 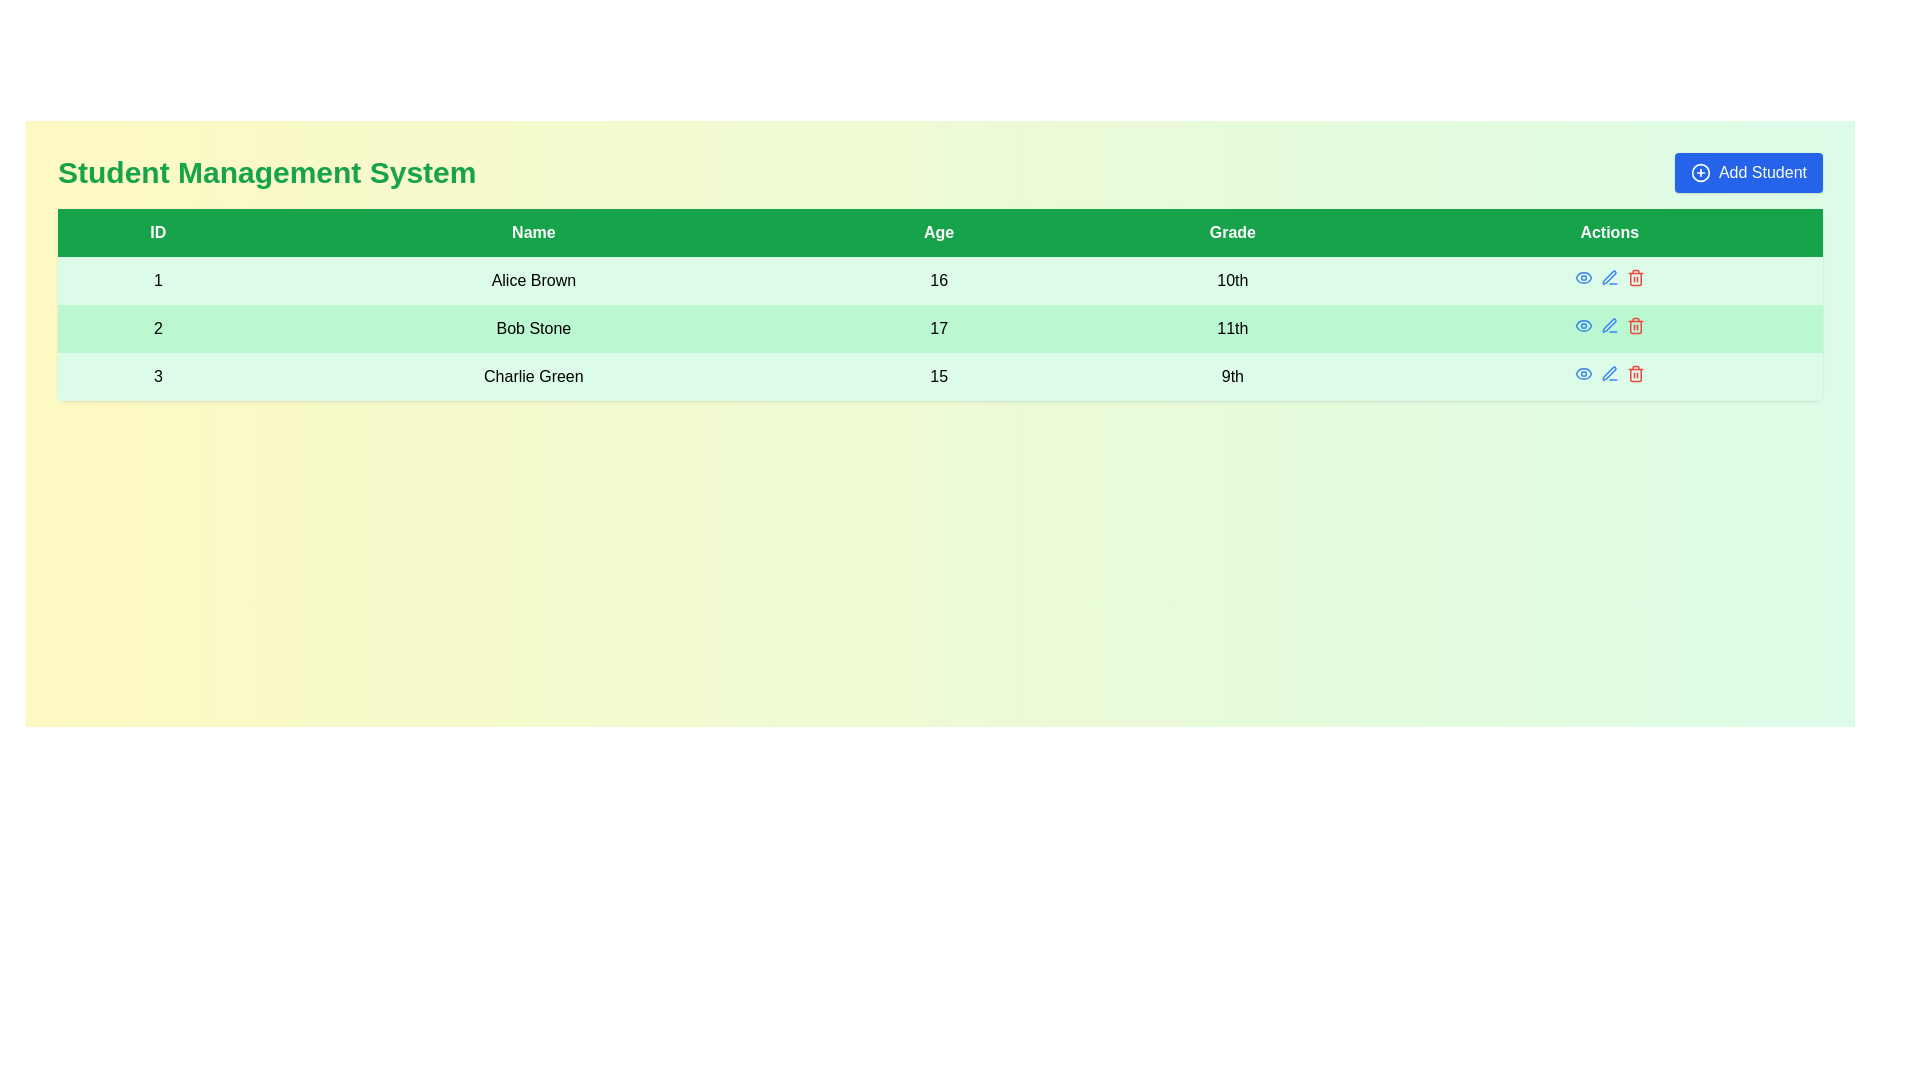 What do you see at coordinates (1635, 277) in the screenshot?
I see `the red trash can icon under the 'Actions' column in the second row of the student management table to initiate the delete action for 'Bob Stone'` at bounding box center [1635, 277].